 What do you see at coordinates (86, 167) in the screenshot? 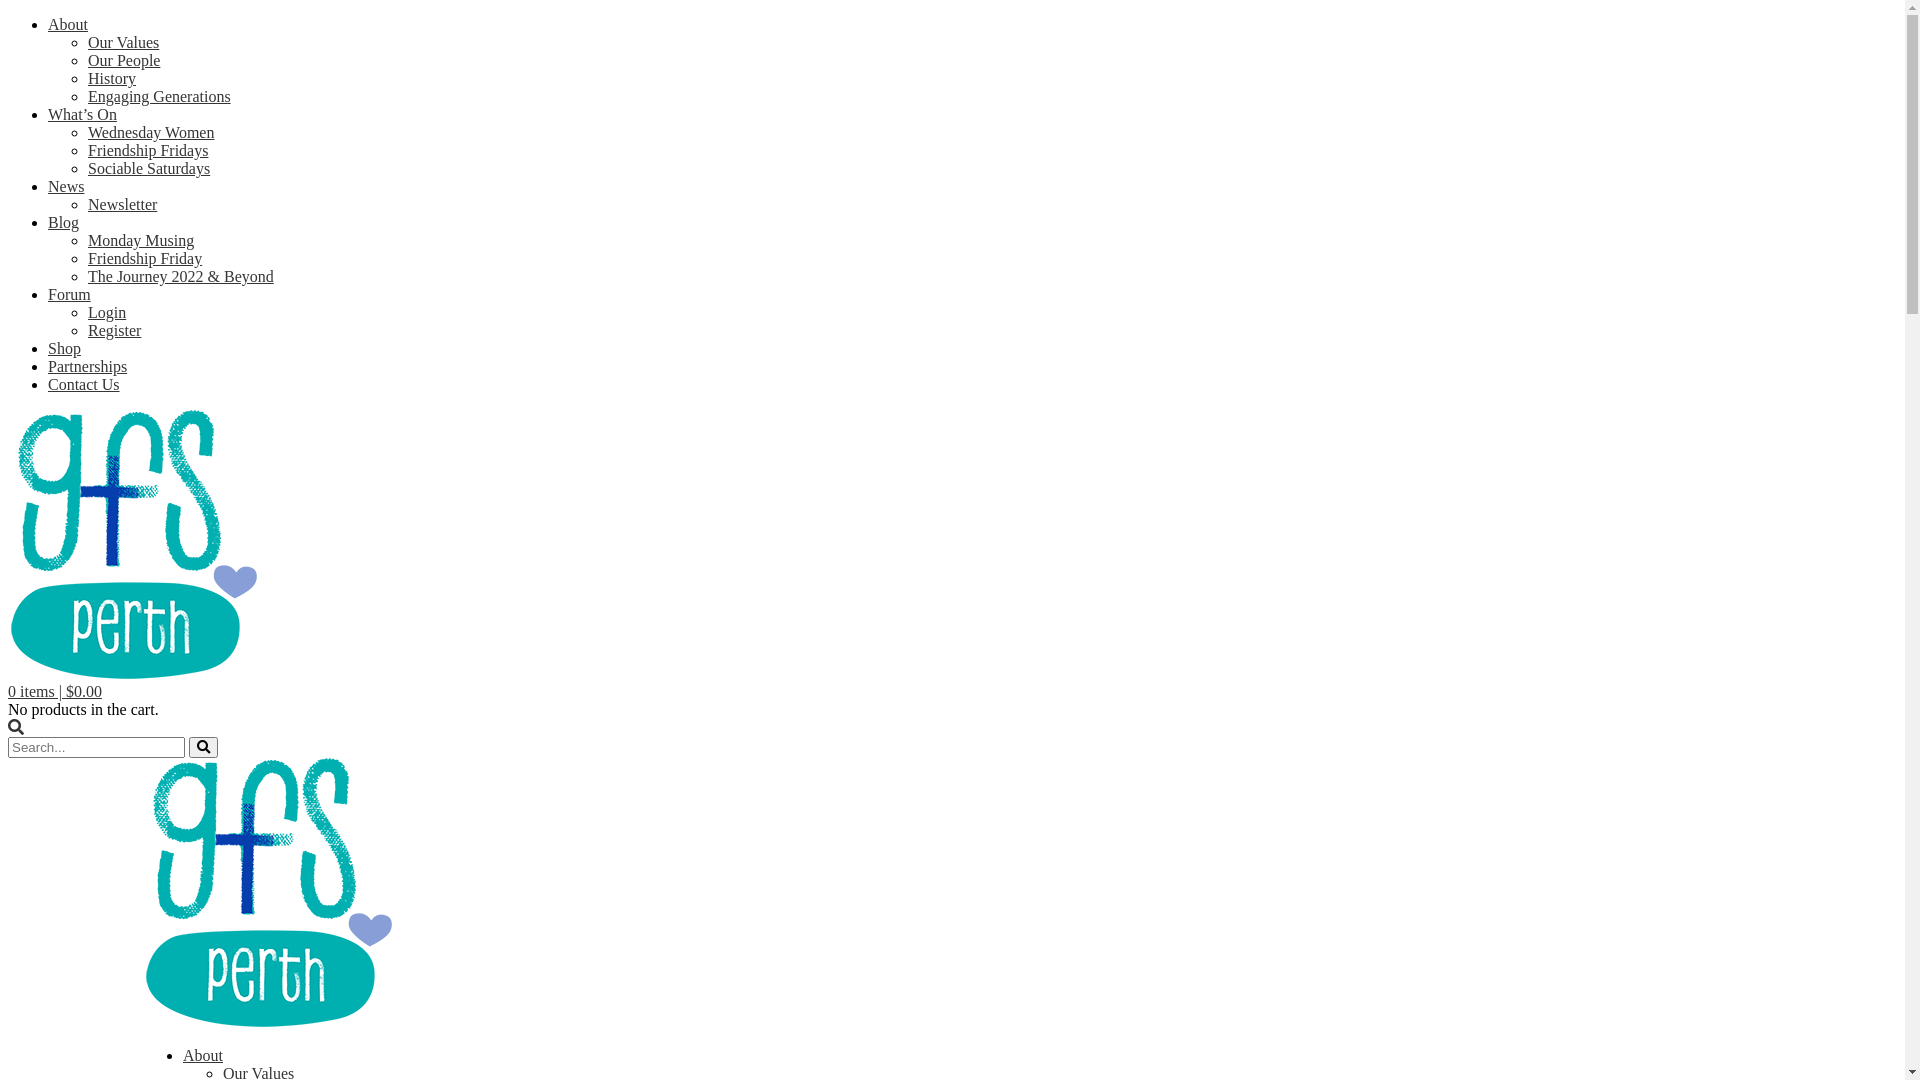
I see `'Sociable Saturdays'` at bounding box center [86, 167].